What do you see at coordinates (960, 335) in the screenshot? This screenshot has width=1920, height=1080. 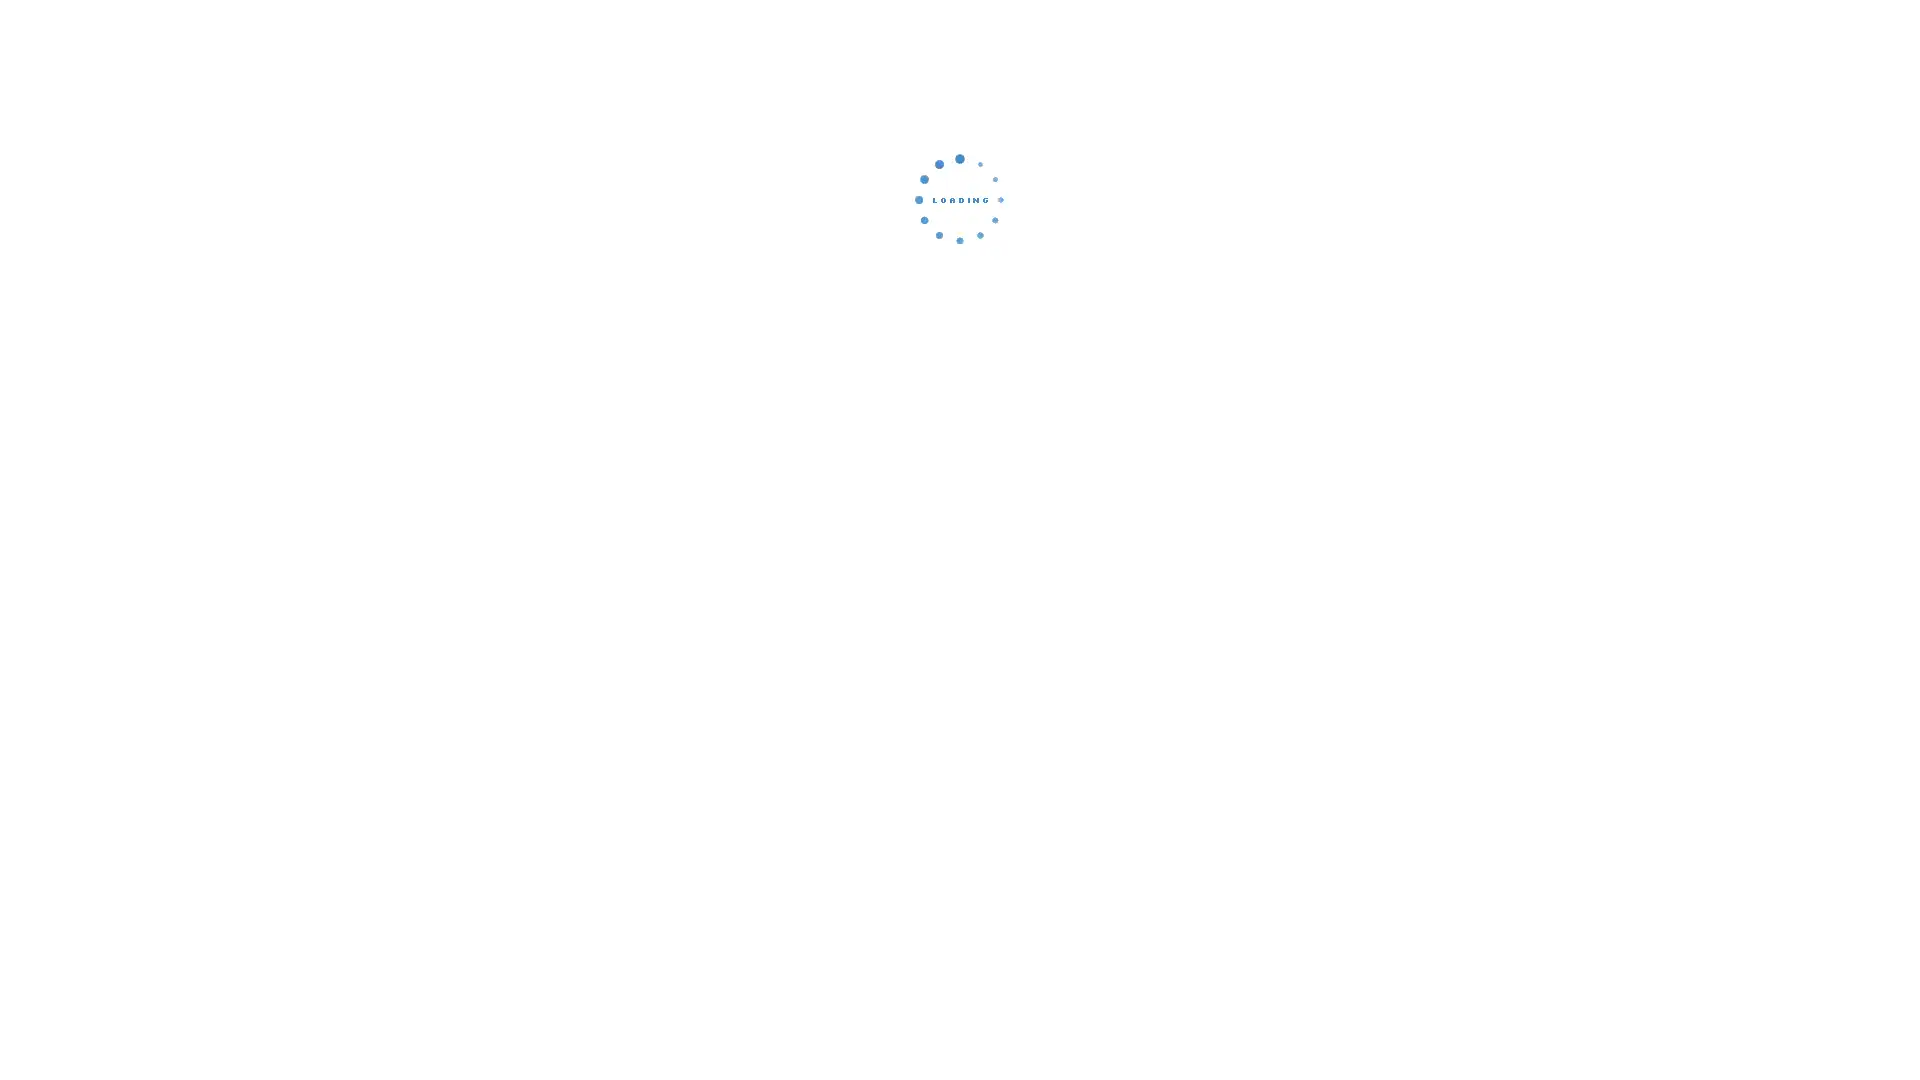 I see `Continue` at bounding box center [960, 335].